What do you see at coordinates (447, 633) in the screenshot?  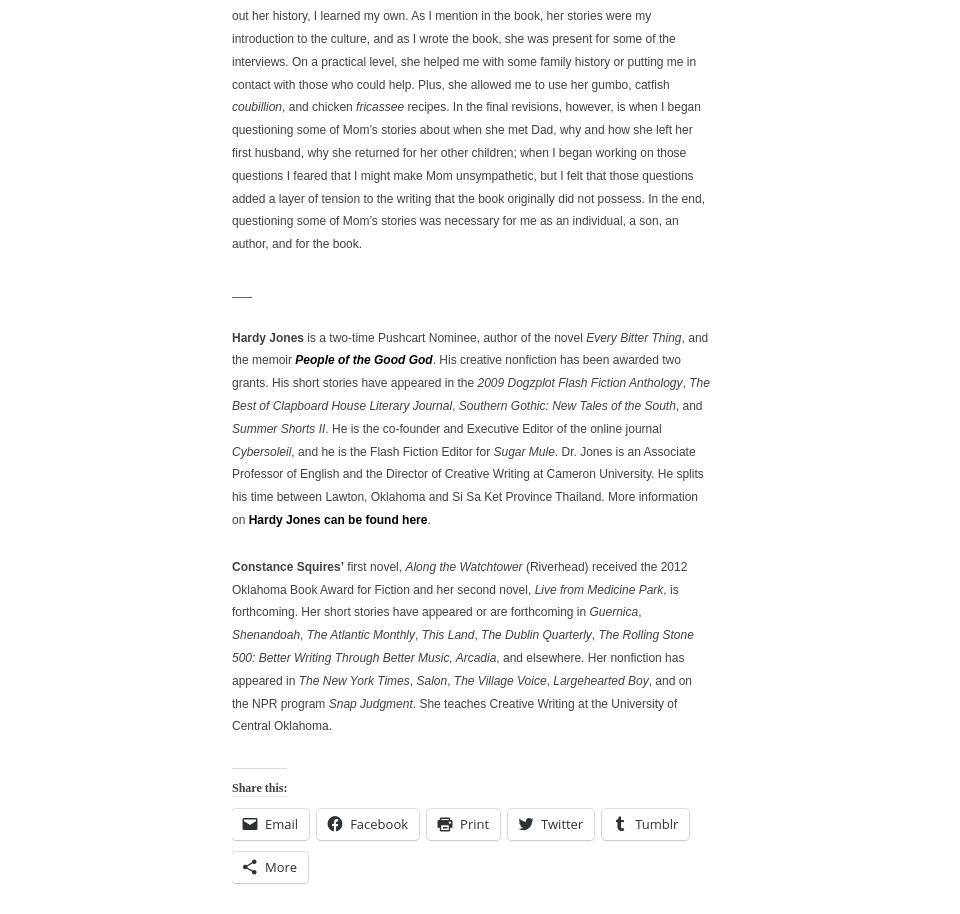 I see `'This Land'` at bounding box center [447, 633].